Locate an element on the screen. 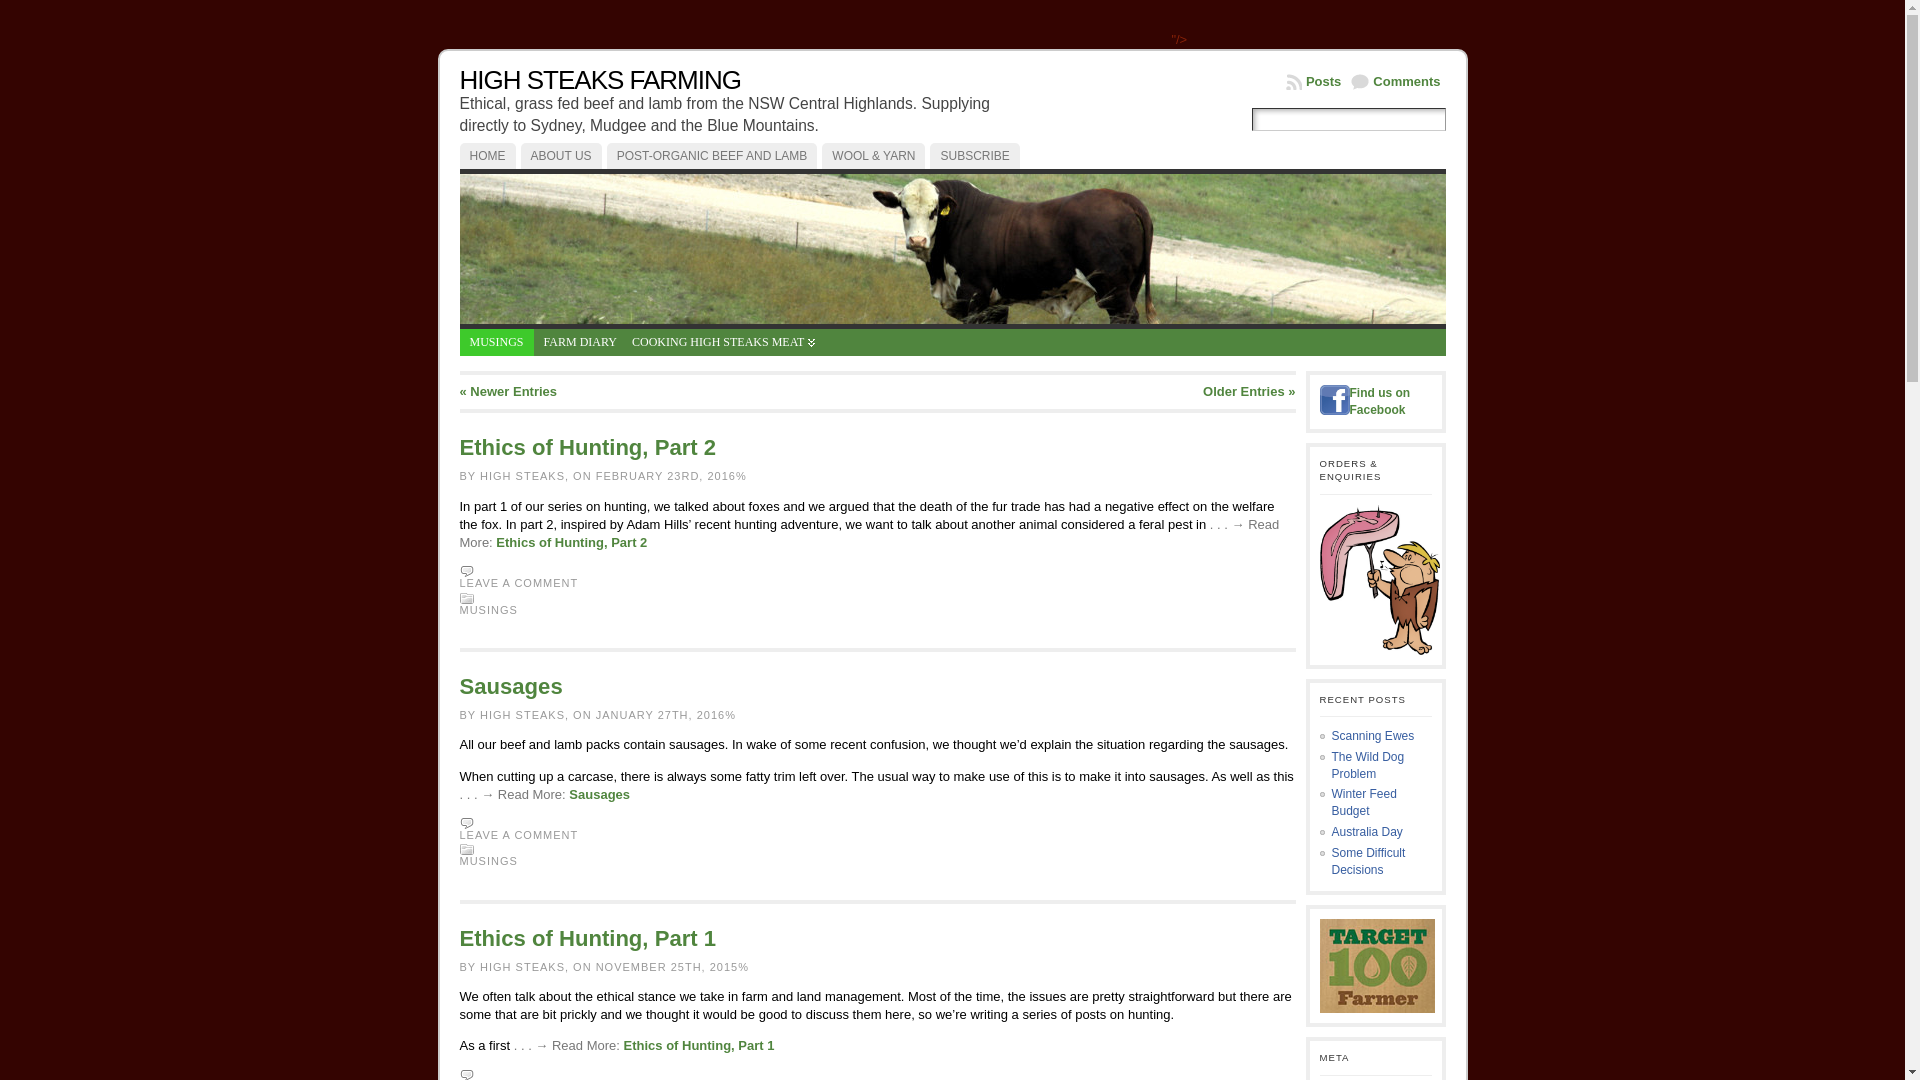  'Sausages' is located at coordinates (598, 793).